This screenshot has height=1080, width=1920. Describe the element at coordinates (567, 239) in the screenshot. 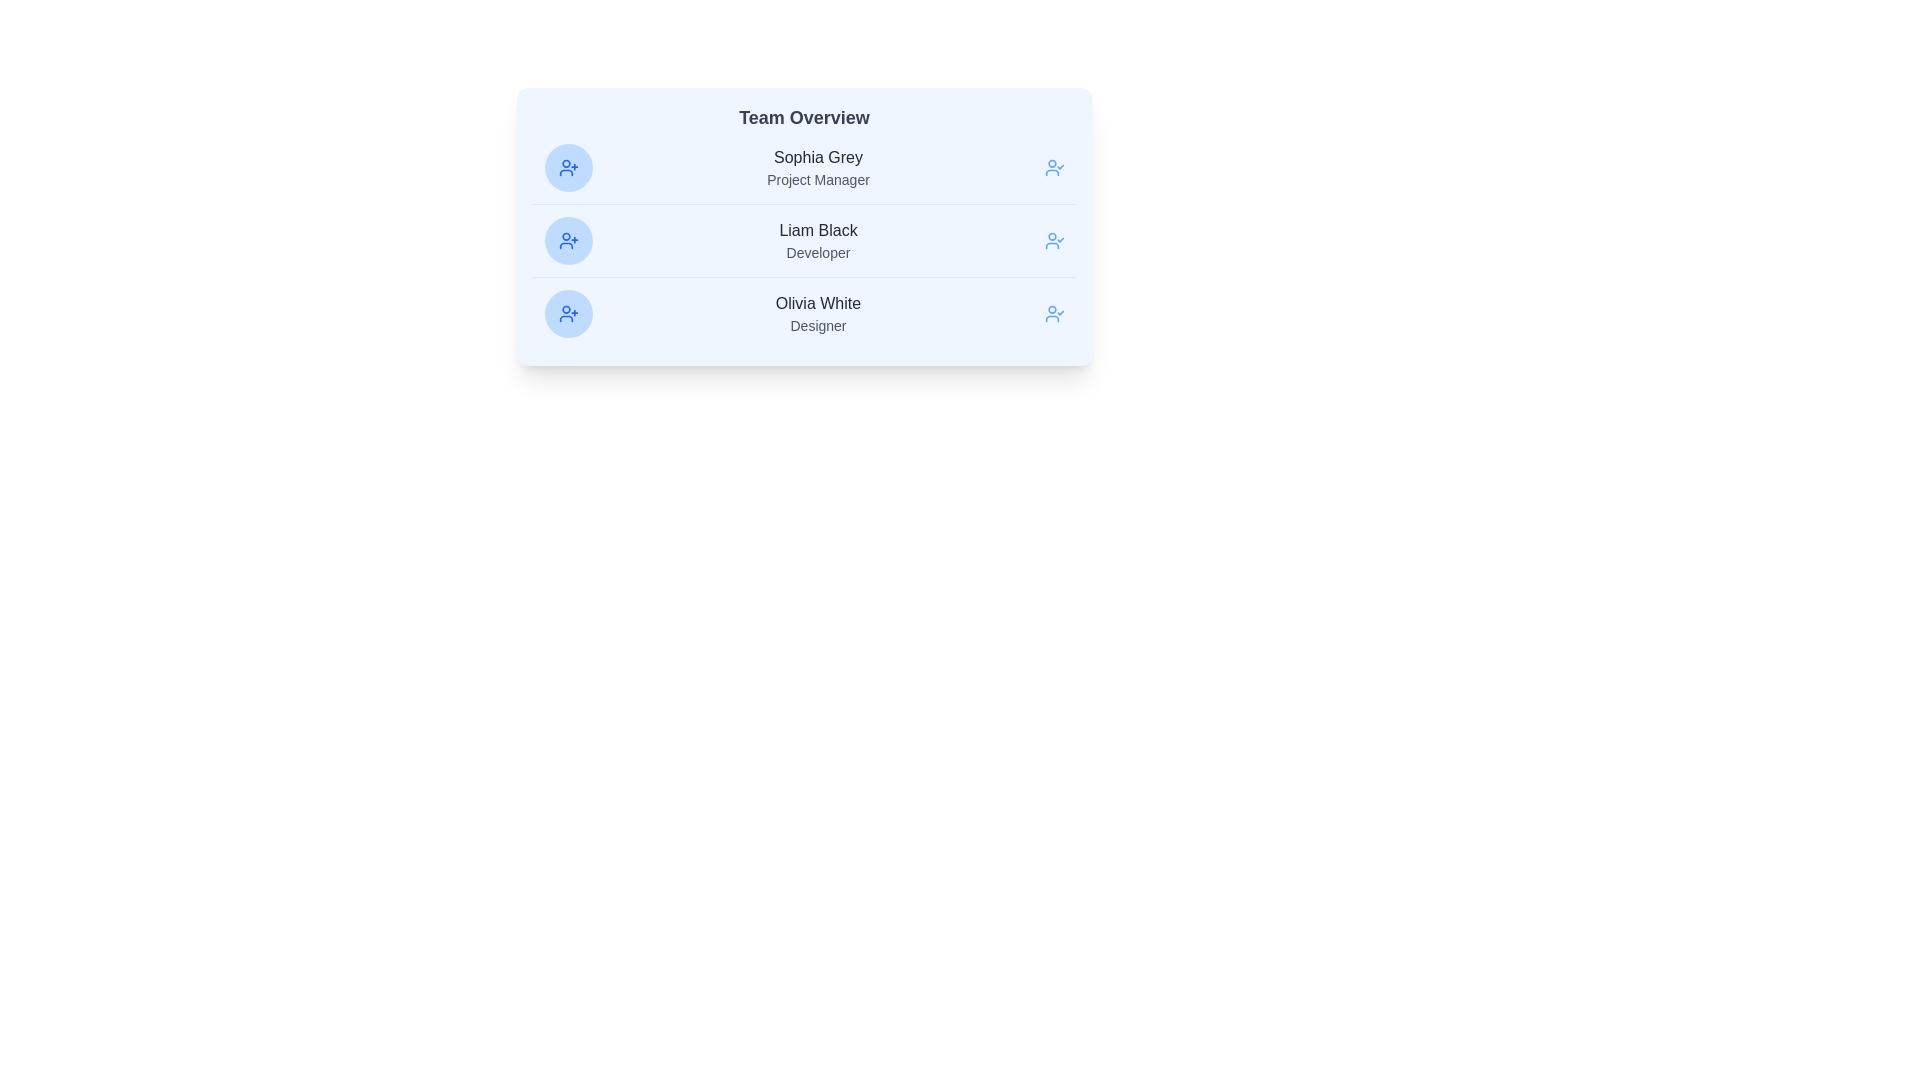

I see `the icon button to invite or add the user 'Liam Black, Developer', located in the left section of the panel row labeled 'Liam Black'` at that location.